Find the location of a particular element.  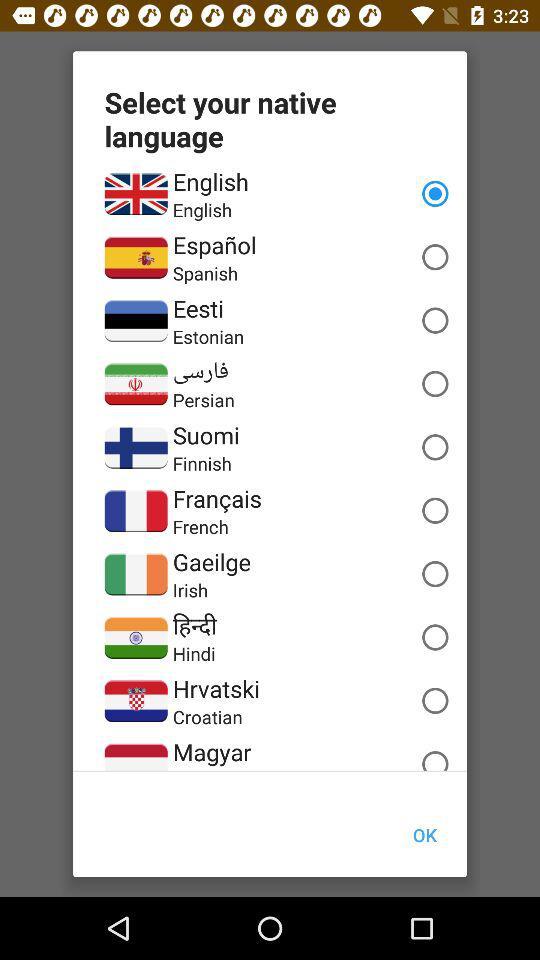

app above the estonian is located at coordinates (198, 308).